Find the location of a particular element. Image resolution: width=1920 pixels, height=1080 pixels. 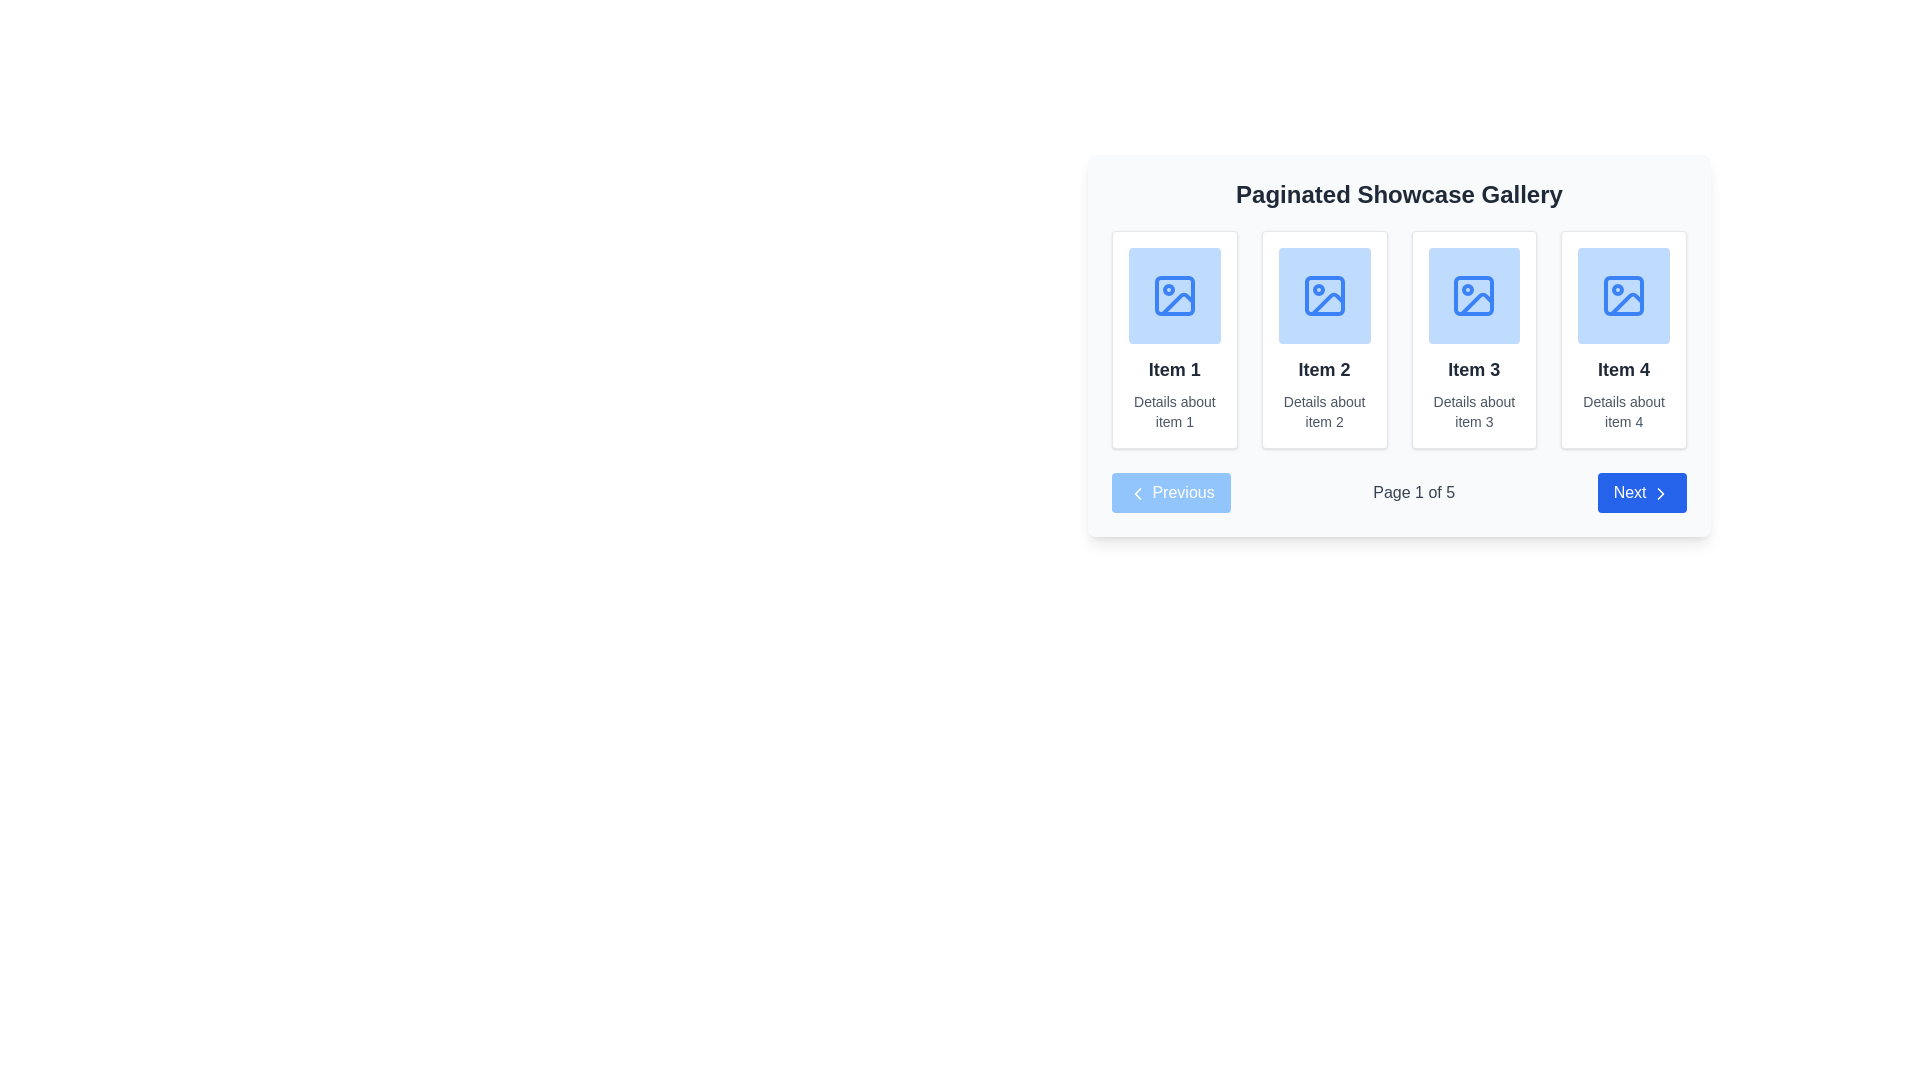

the chevron-right icon located within the 'Next' button at the lower right corner of the interface is located at coordinates (1660, 493).